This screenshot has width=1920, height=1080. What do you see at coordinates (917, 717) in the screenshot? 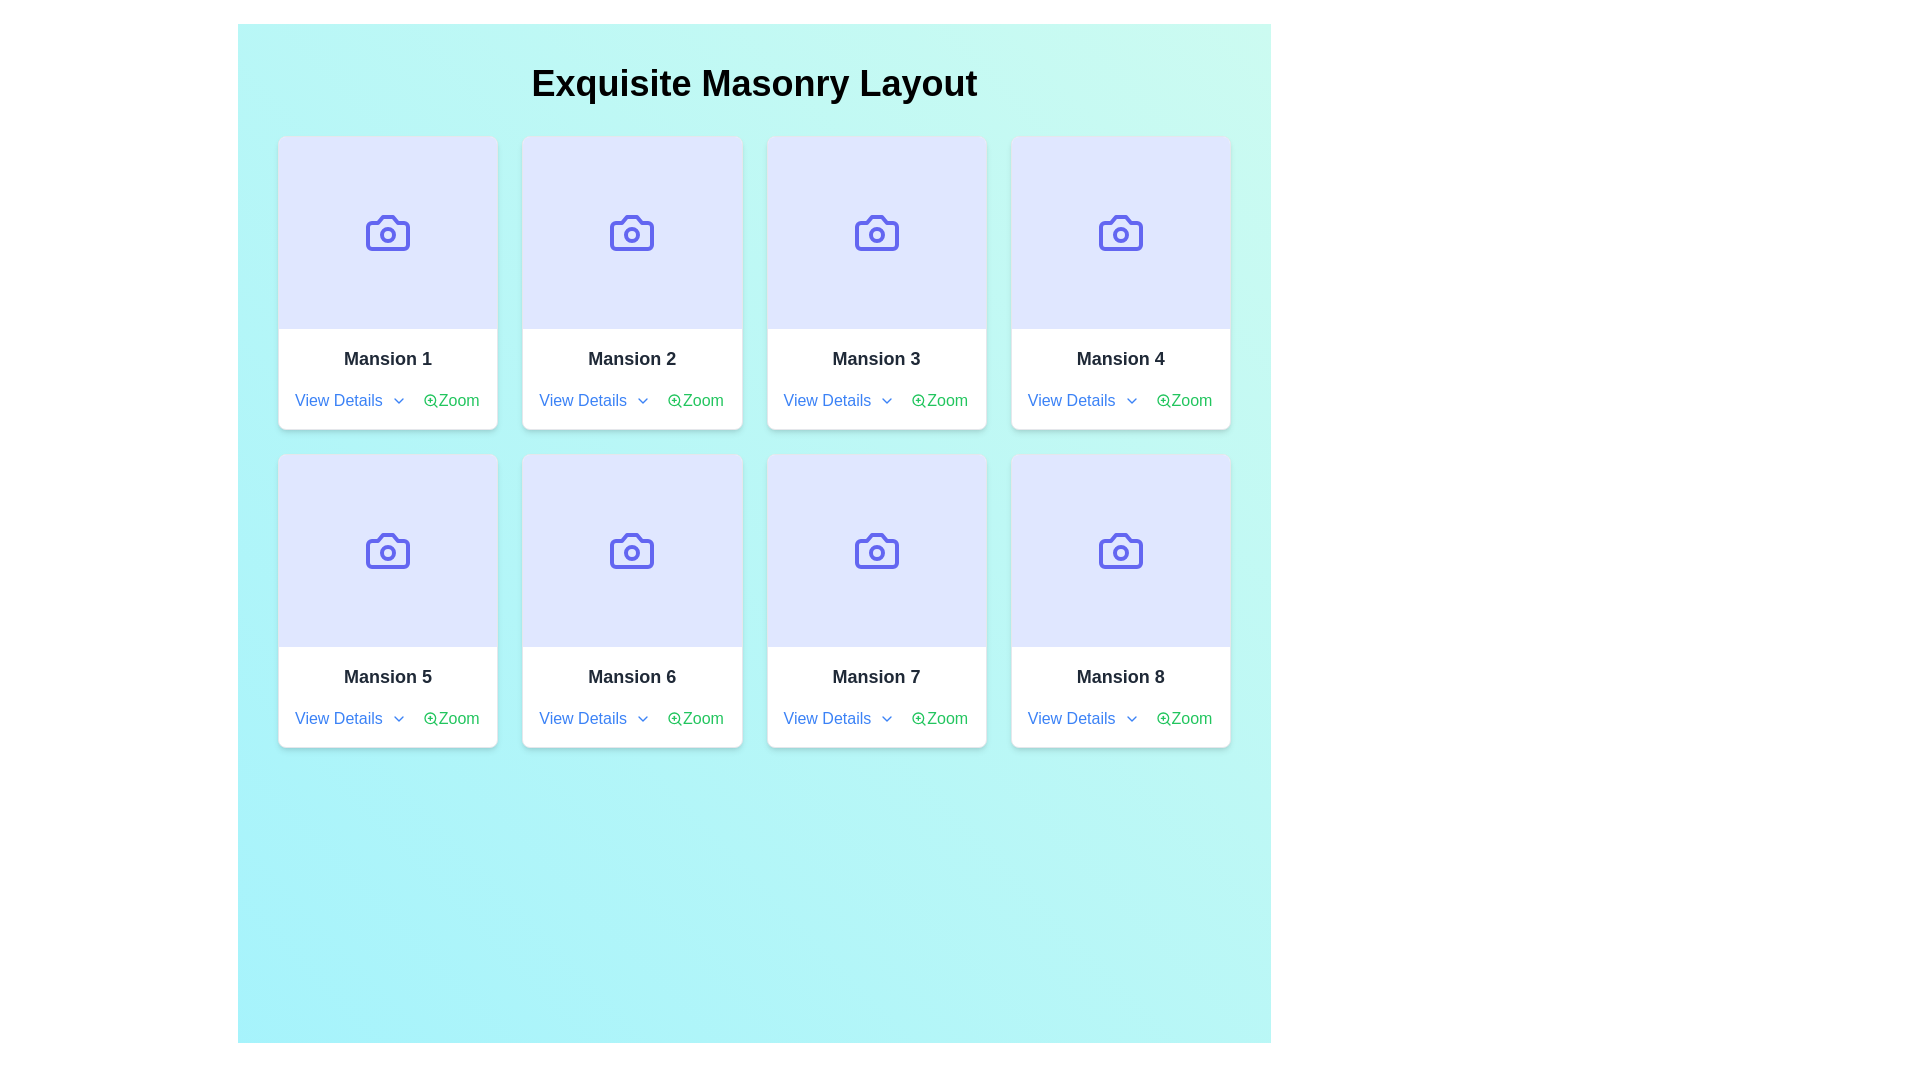
I see `the circular graphic element that represents the zoom-in feature within the icon associated with the 'Mansion 7' card, located at the bottom-right corner of the card` at bounding box center [917, 717].